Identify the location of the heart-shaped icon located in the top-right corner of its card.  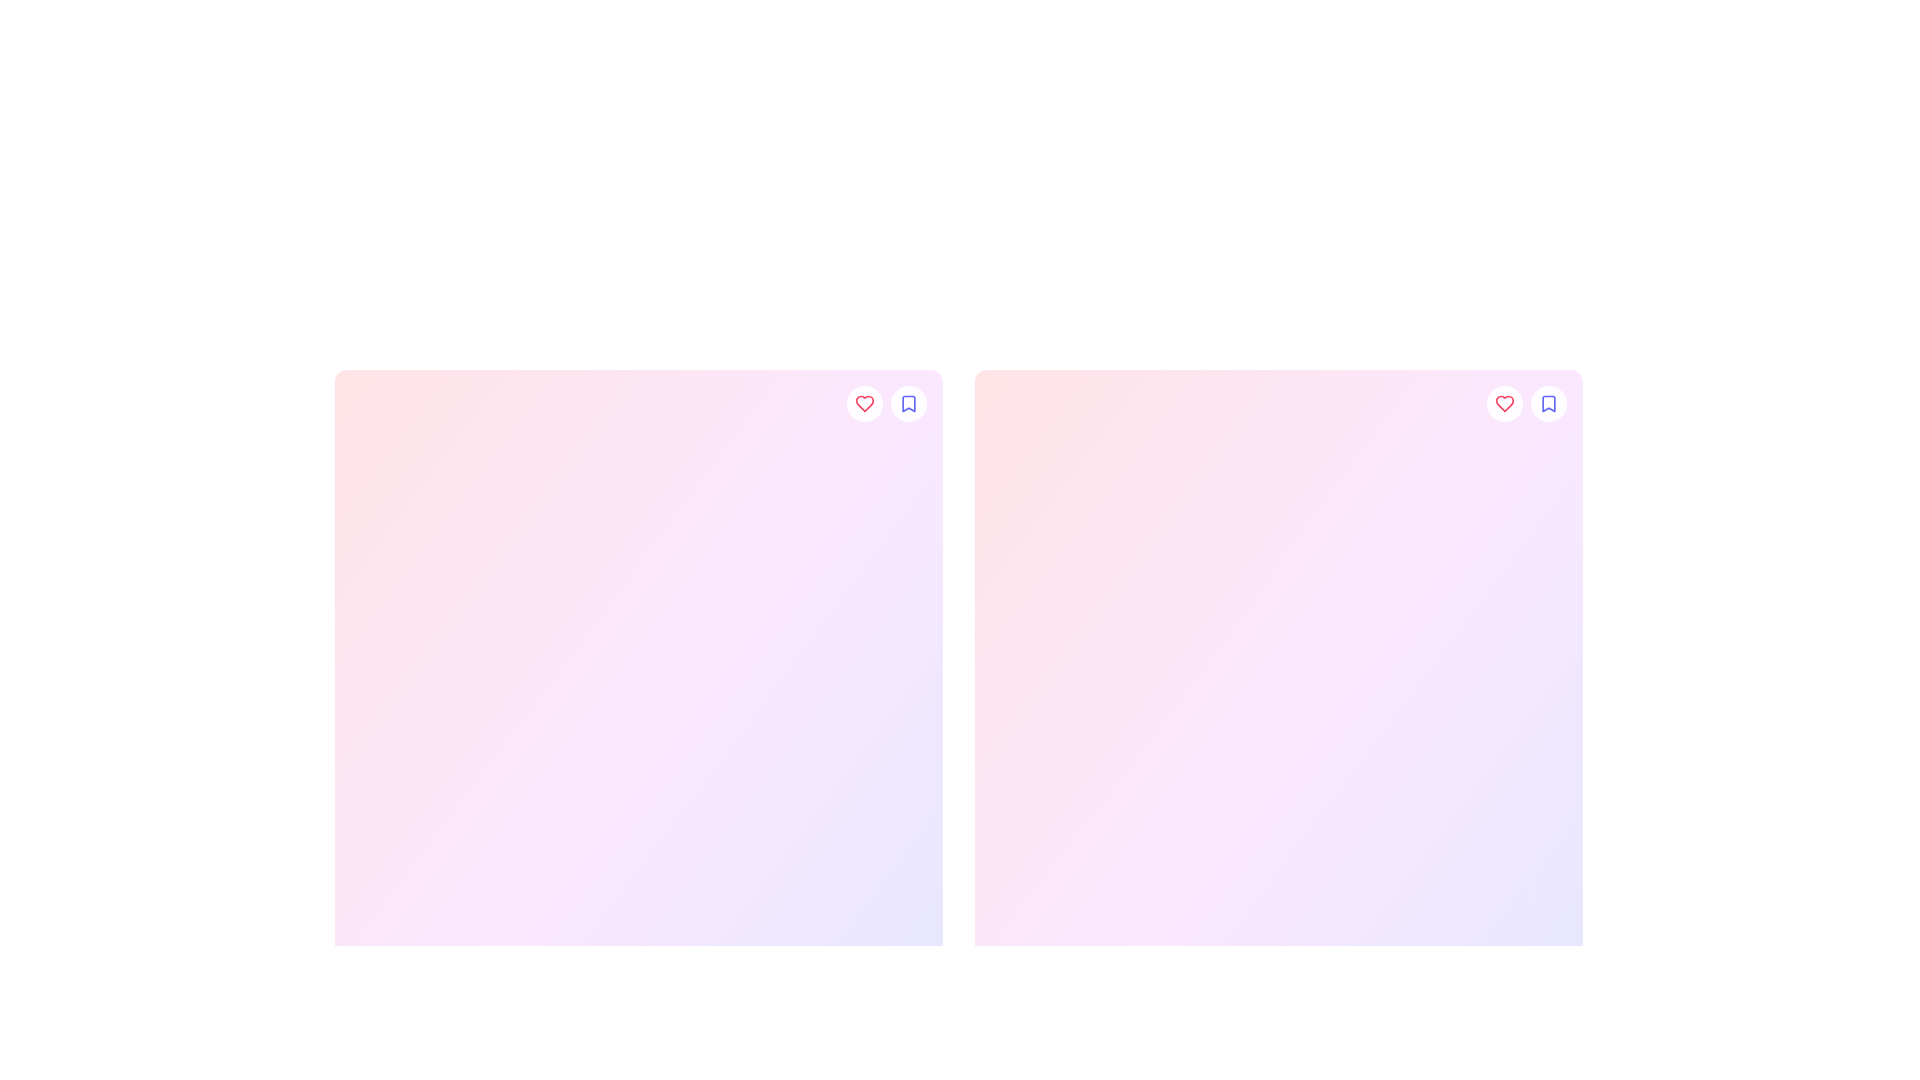
(1505, 404).